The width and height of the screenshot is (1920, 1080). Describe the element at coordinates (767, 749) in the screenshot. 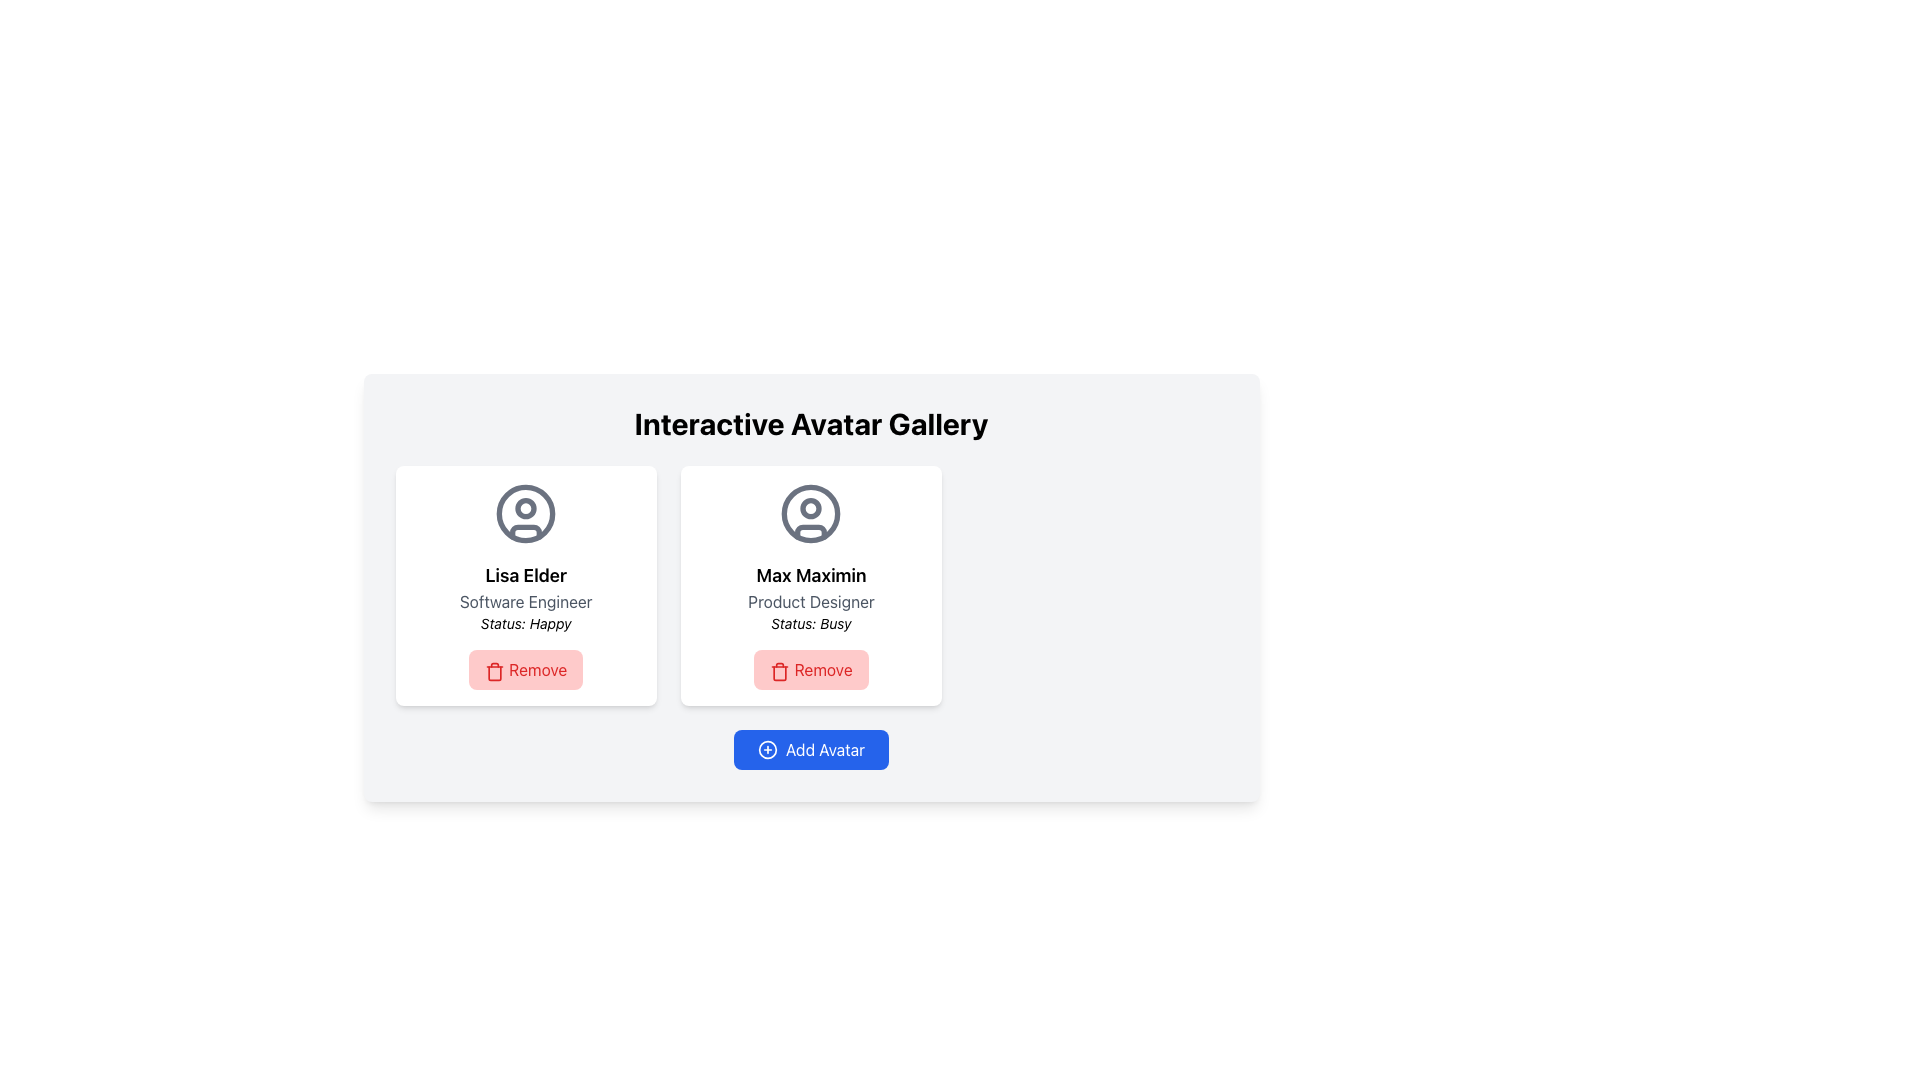

I see `the circular icon with a plus sign located inside the 'Add Avatar' button at the bottom-right of the interface` at that location.